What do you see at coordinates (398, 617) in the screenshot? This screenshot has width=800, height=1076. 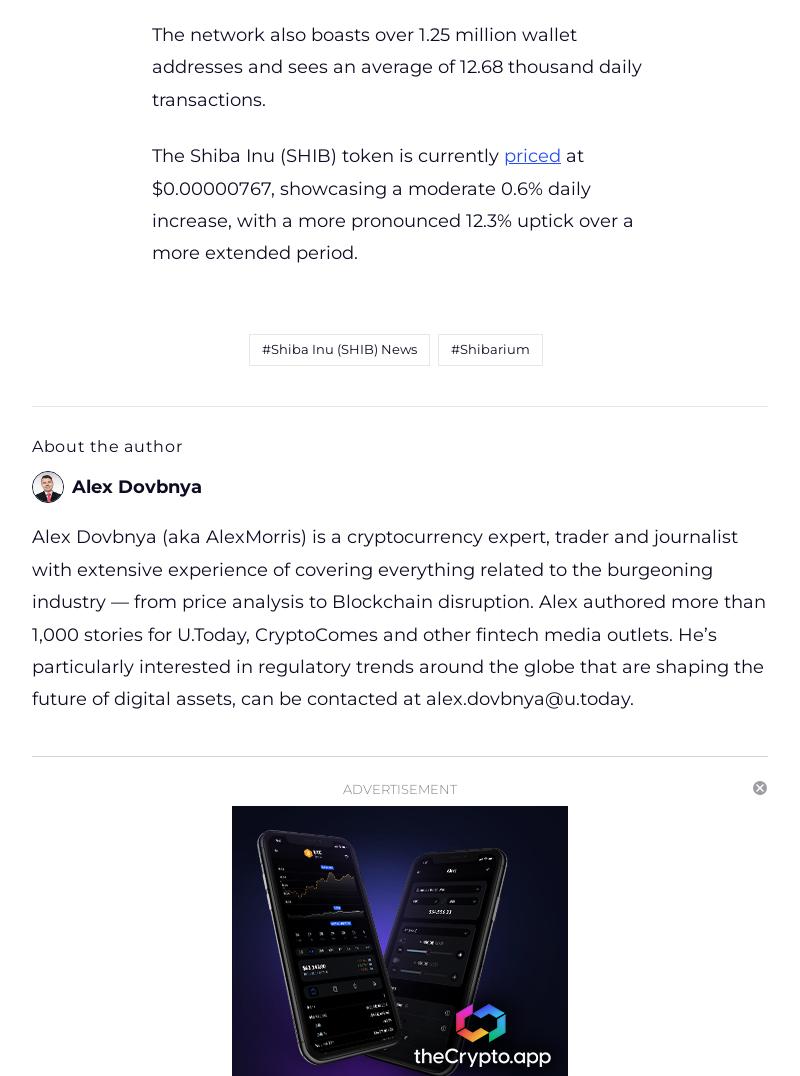 I see `'Alex Dovbnya (aka AlexMorris) is a cryptocurrency expert, trader and journalist with extensive experience of covering everything related to the burgeoning industry — from price analysis to Blockchain disruption. Alex authored more than 1,000 stories for U.Today, CryptoComes and other fintech media outlets. He’s particularly interested in regulatory trends around the globe that are shaping the future of digital assets, can be contacted at alex.dovbnya@u.today.'` at bounding box center [398, 617].